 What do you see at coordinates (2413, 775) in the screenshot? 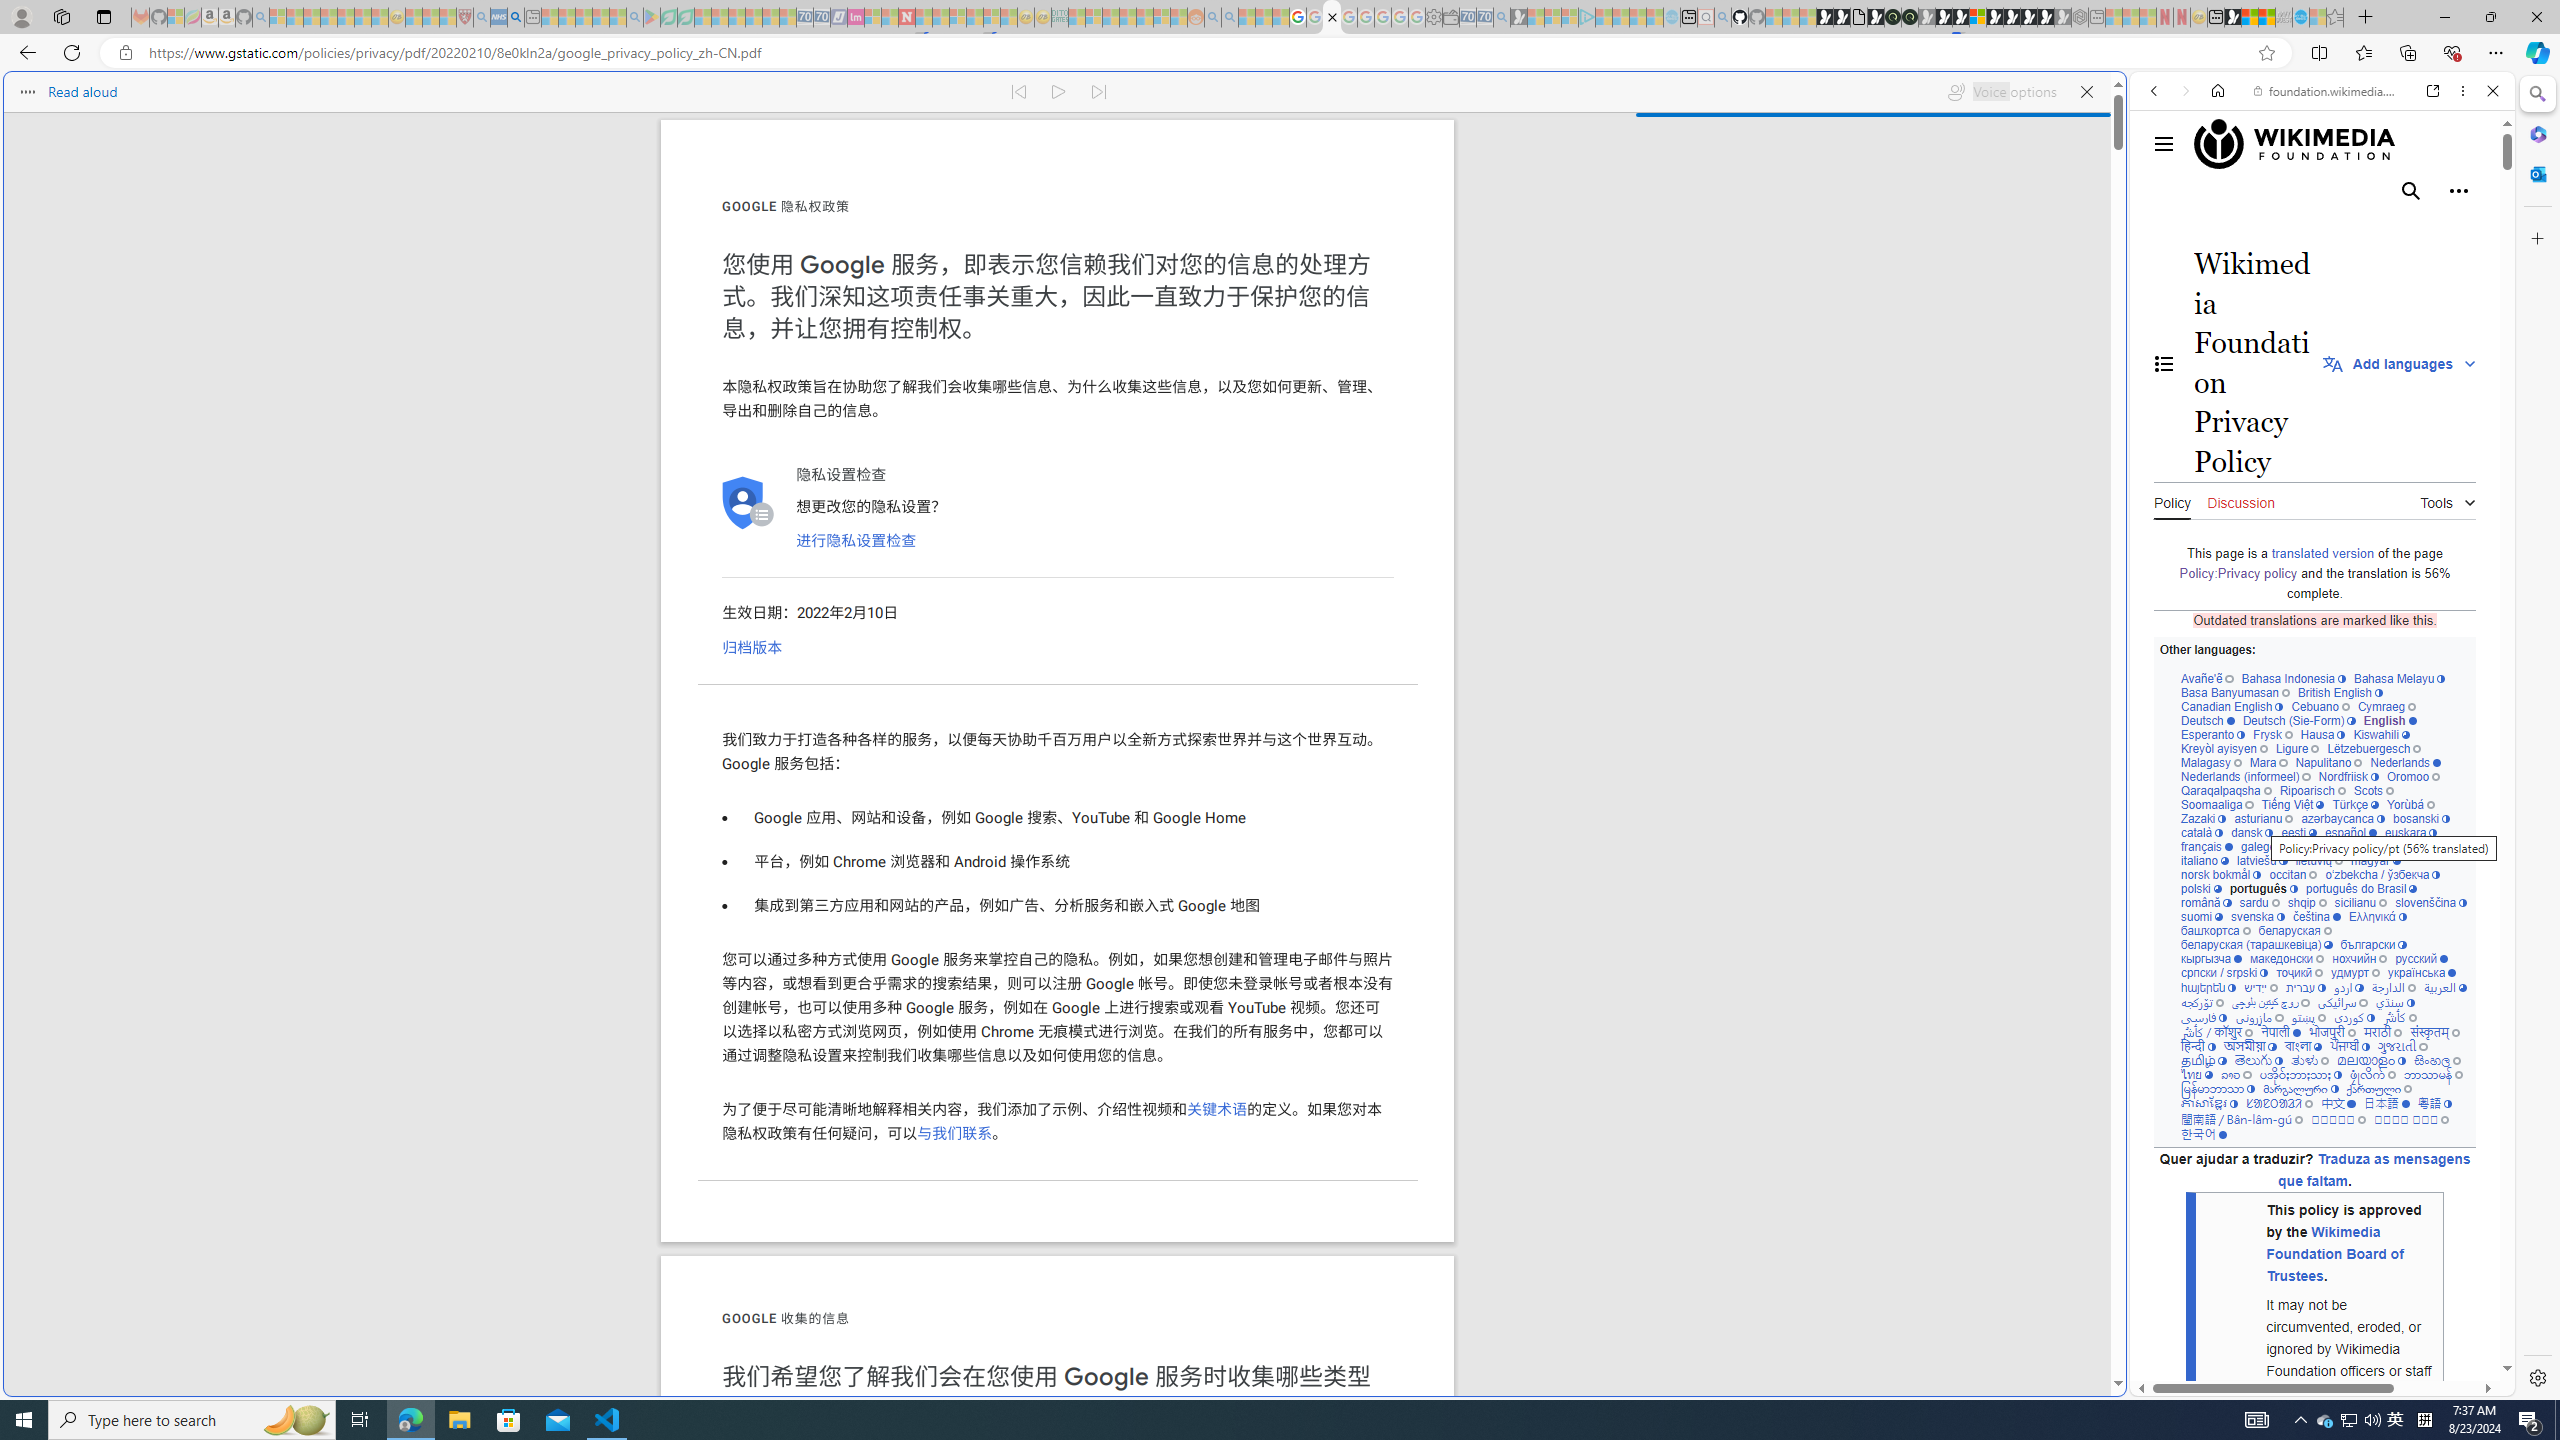
I see `'Oromoo'` at bounding box center [2413, 775].